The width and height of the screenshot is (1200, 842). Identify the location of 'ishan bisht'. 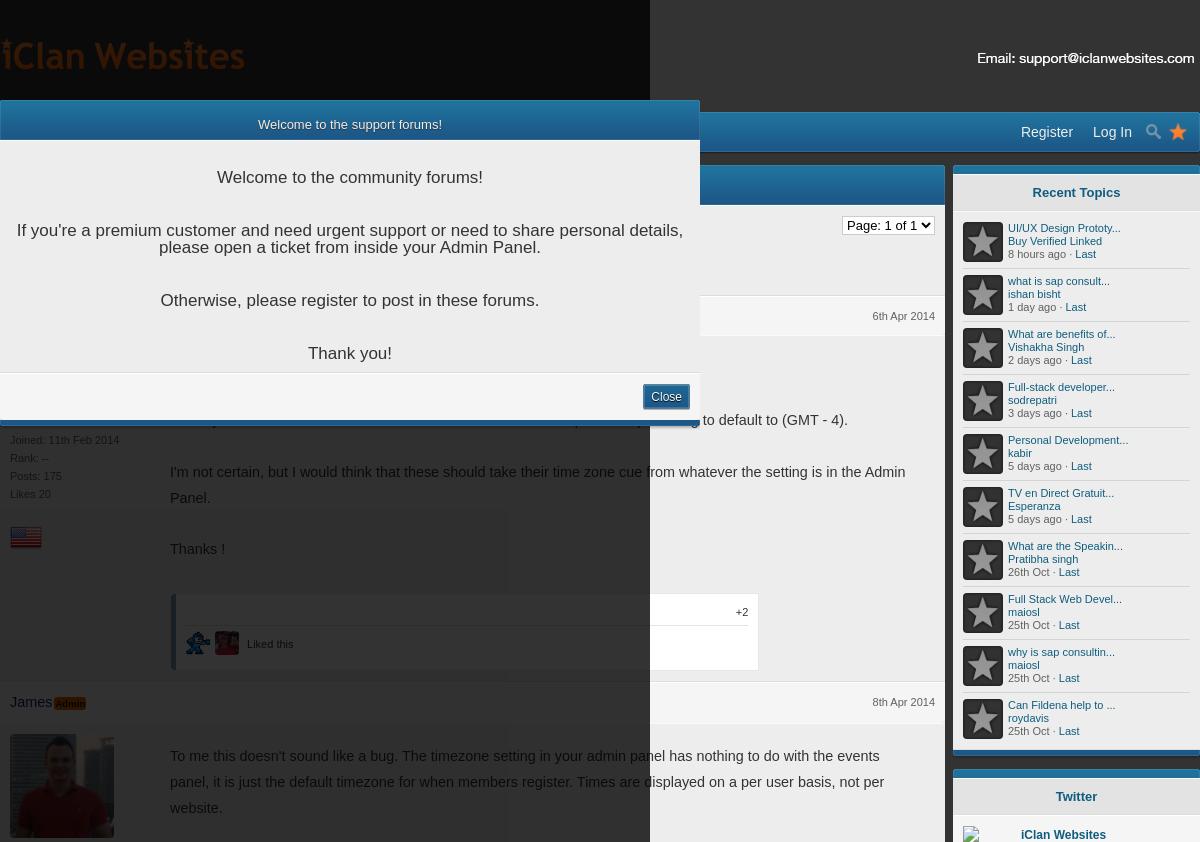
(1034, 294).